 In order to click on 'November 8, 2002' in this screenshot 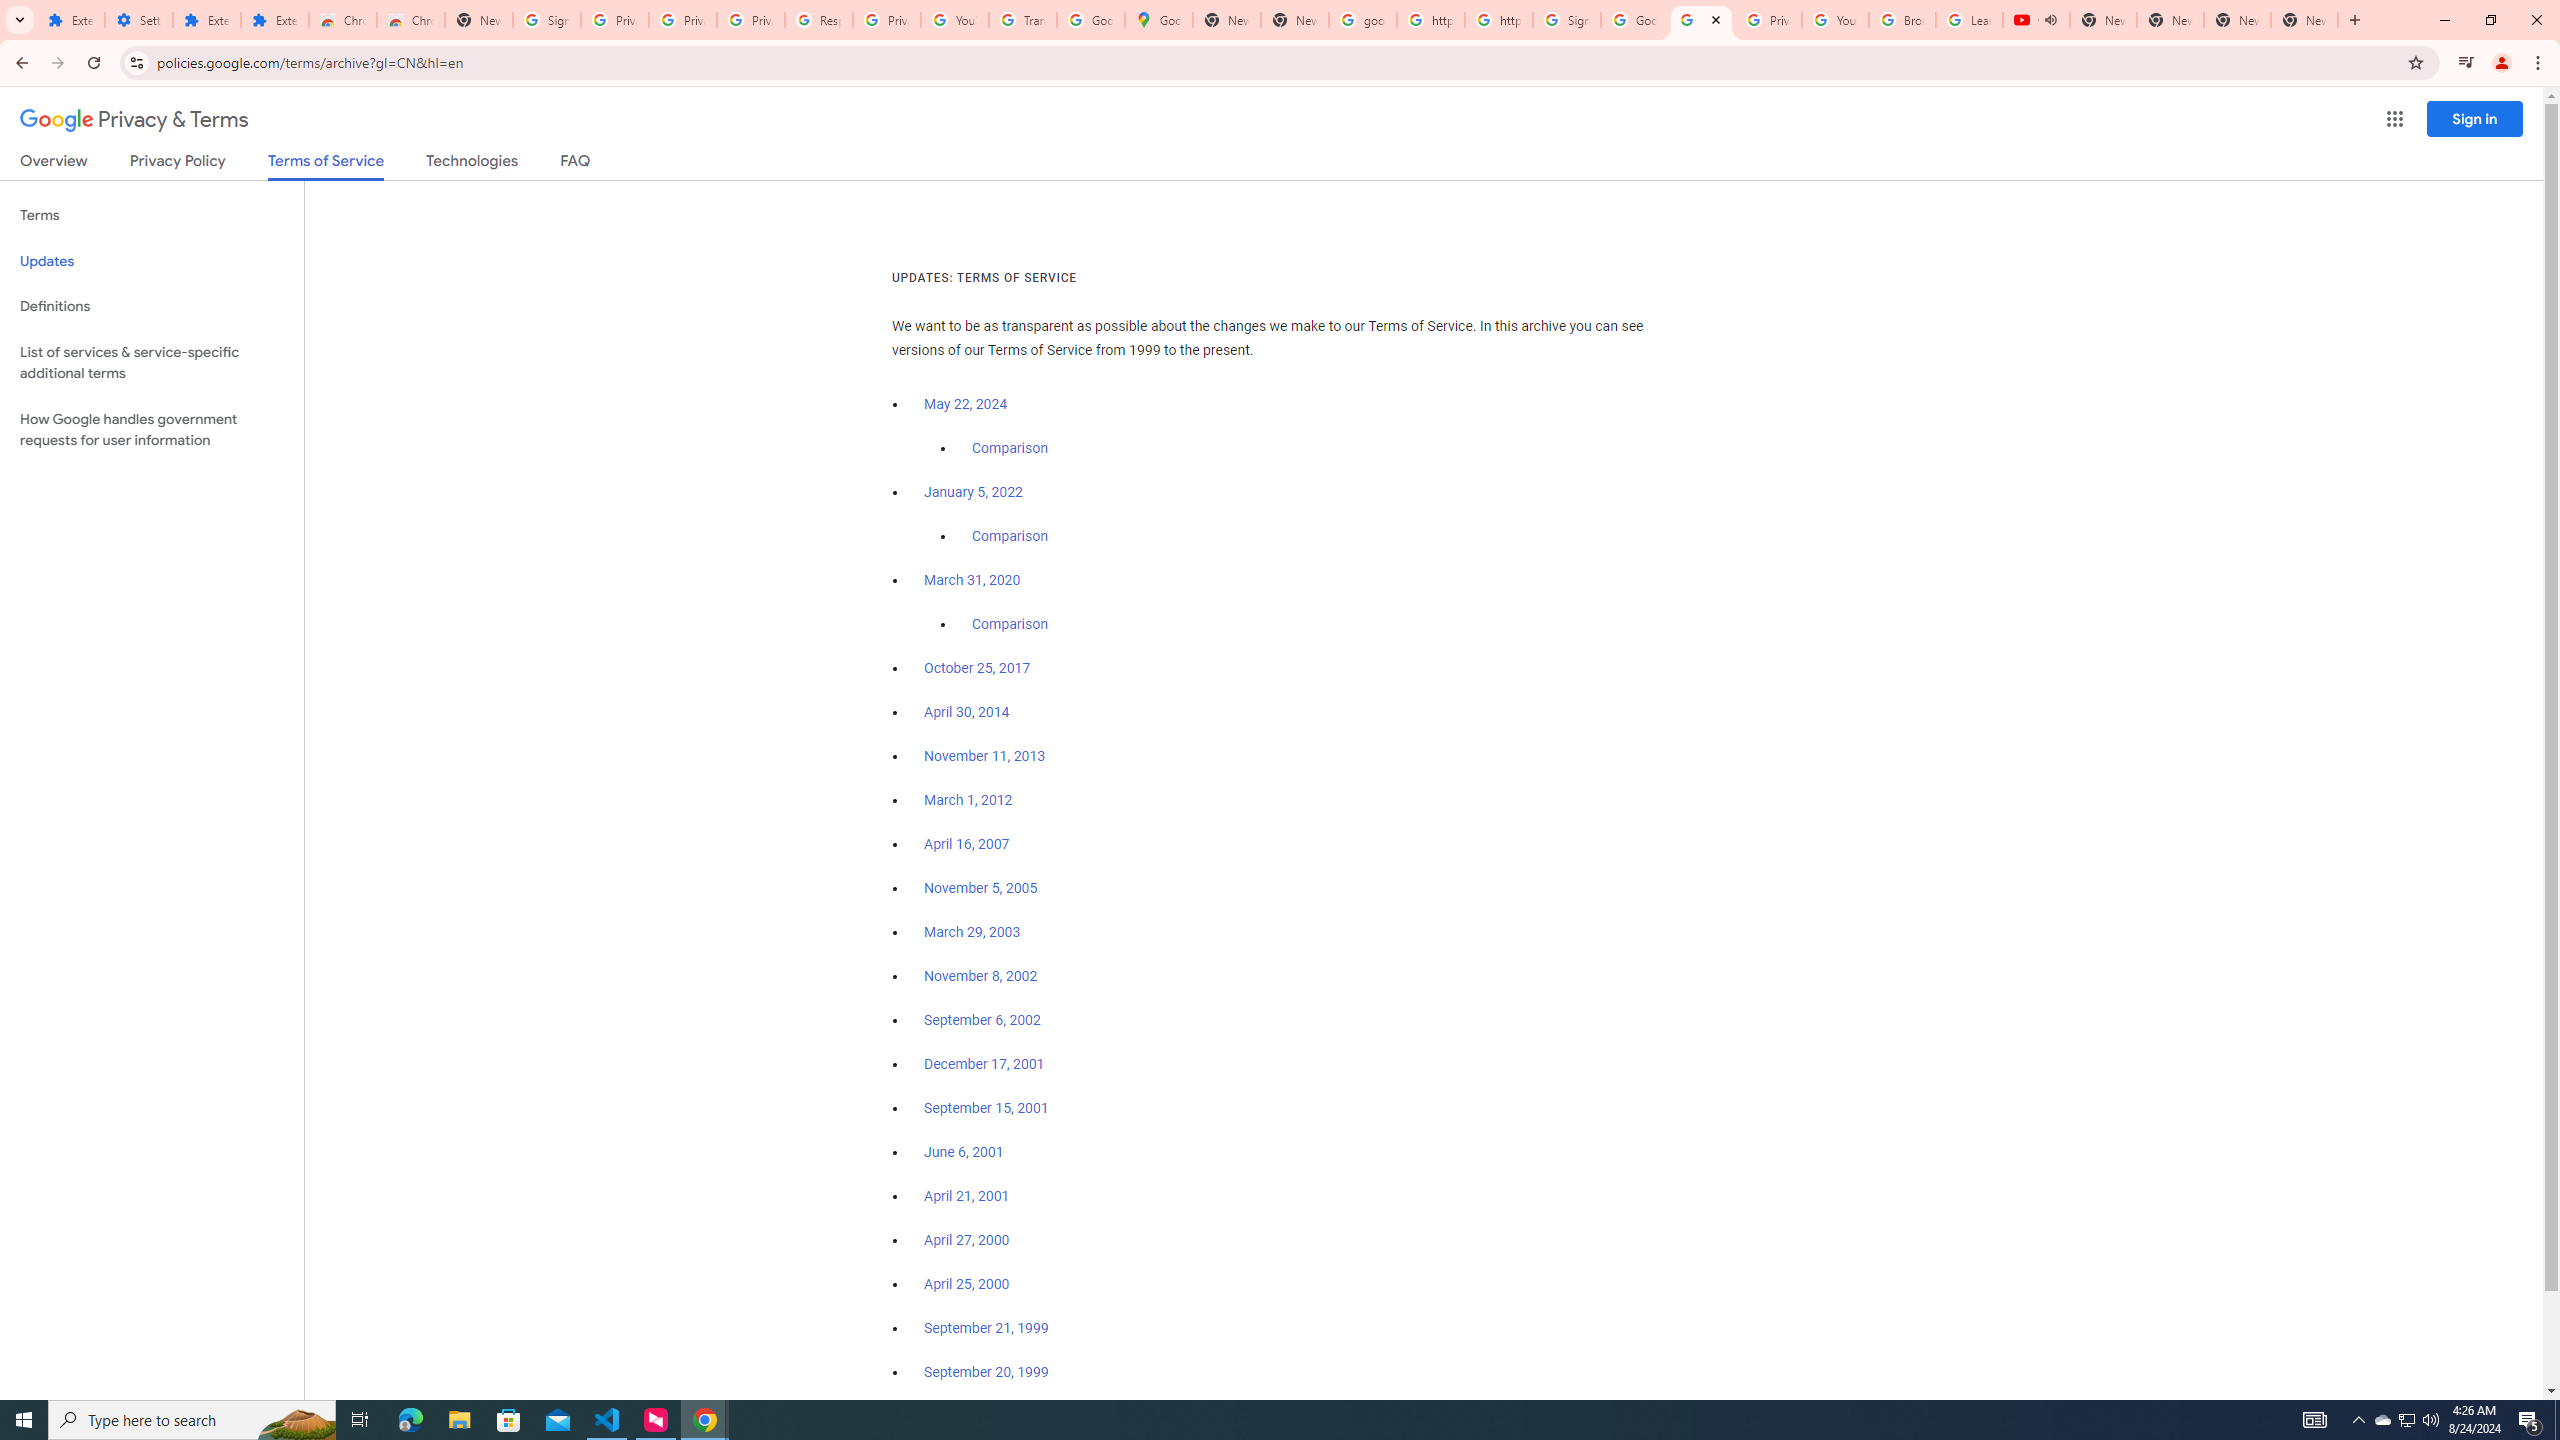, I will do `click(979, 976)`.